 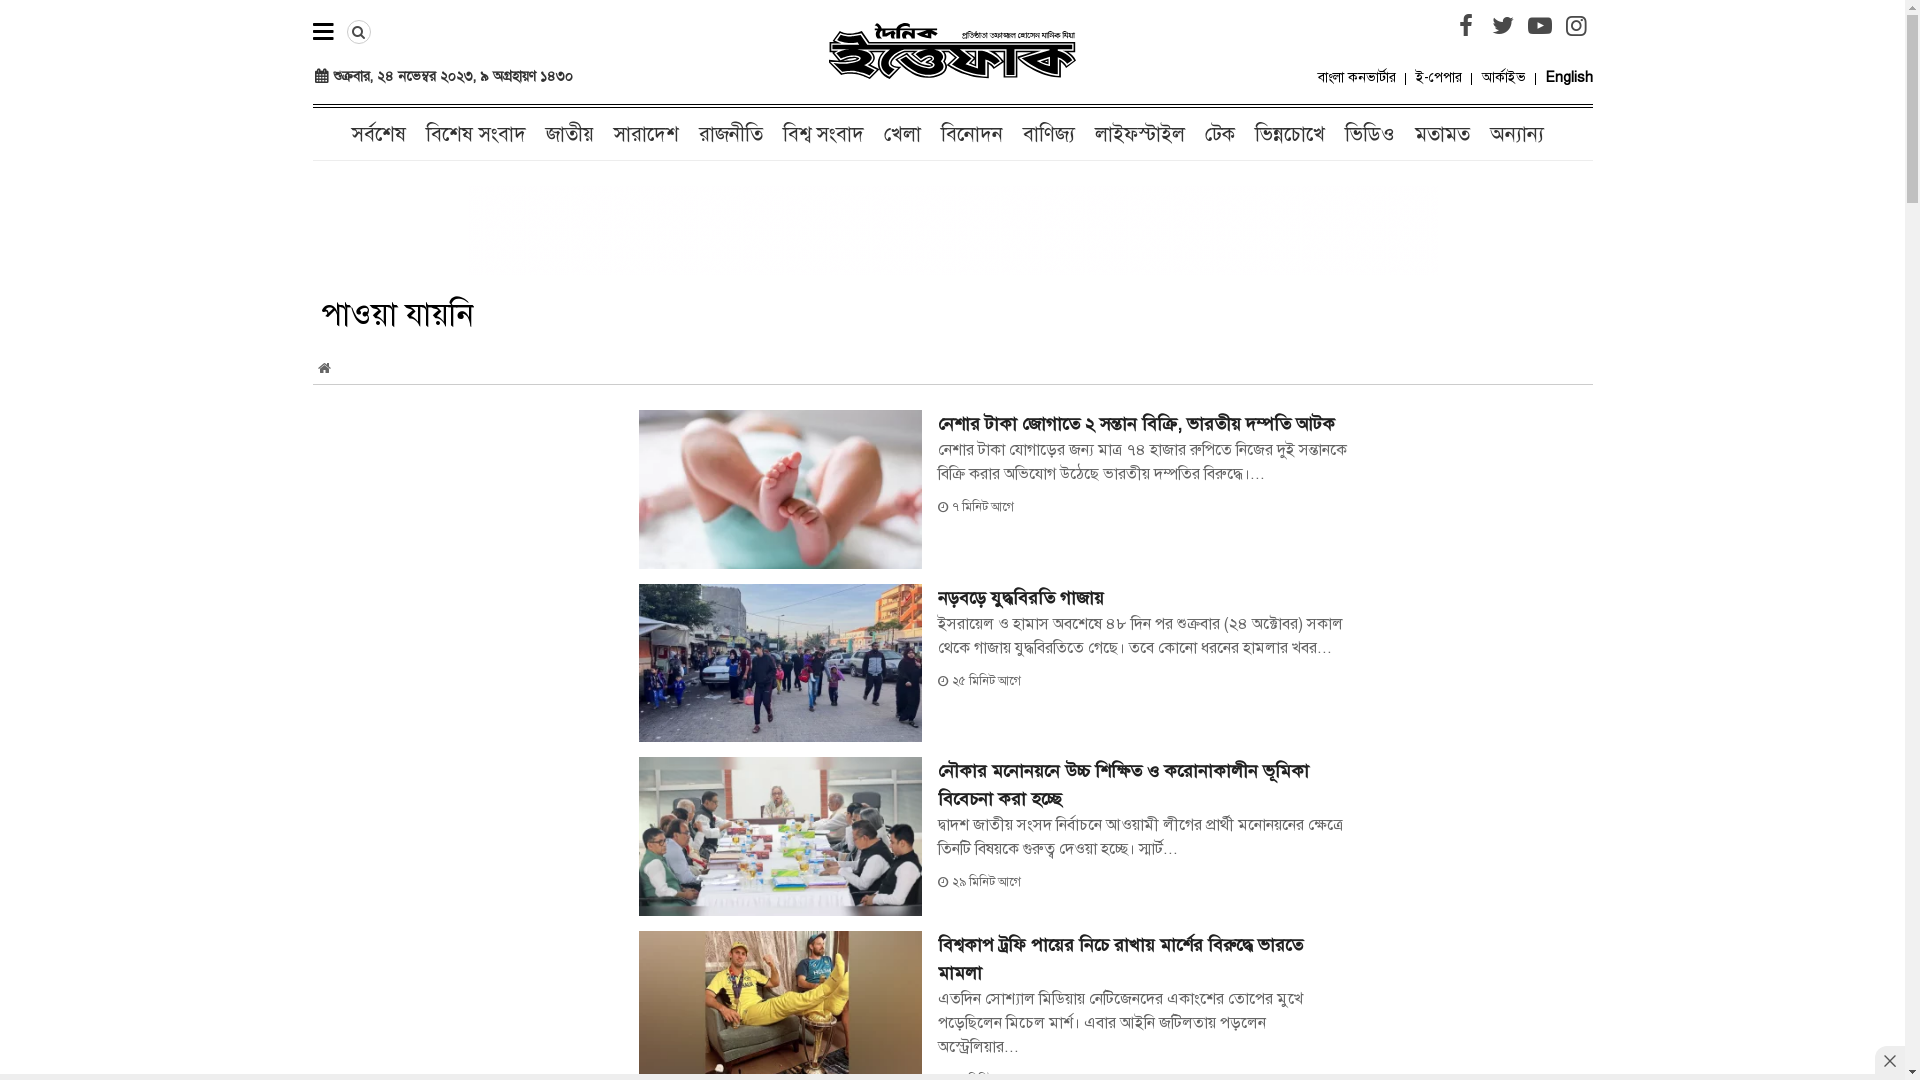 I want to click on 'Twitter', so click(x=1502, y=26).